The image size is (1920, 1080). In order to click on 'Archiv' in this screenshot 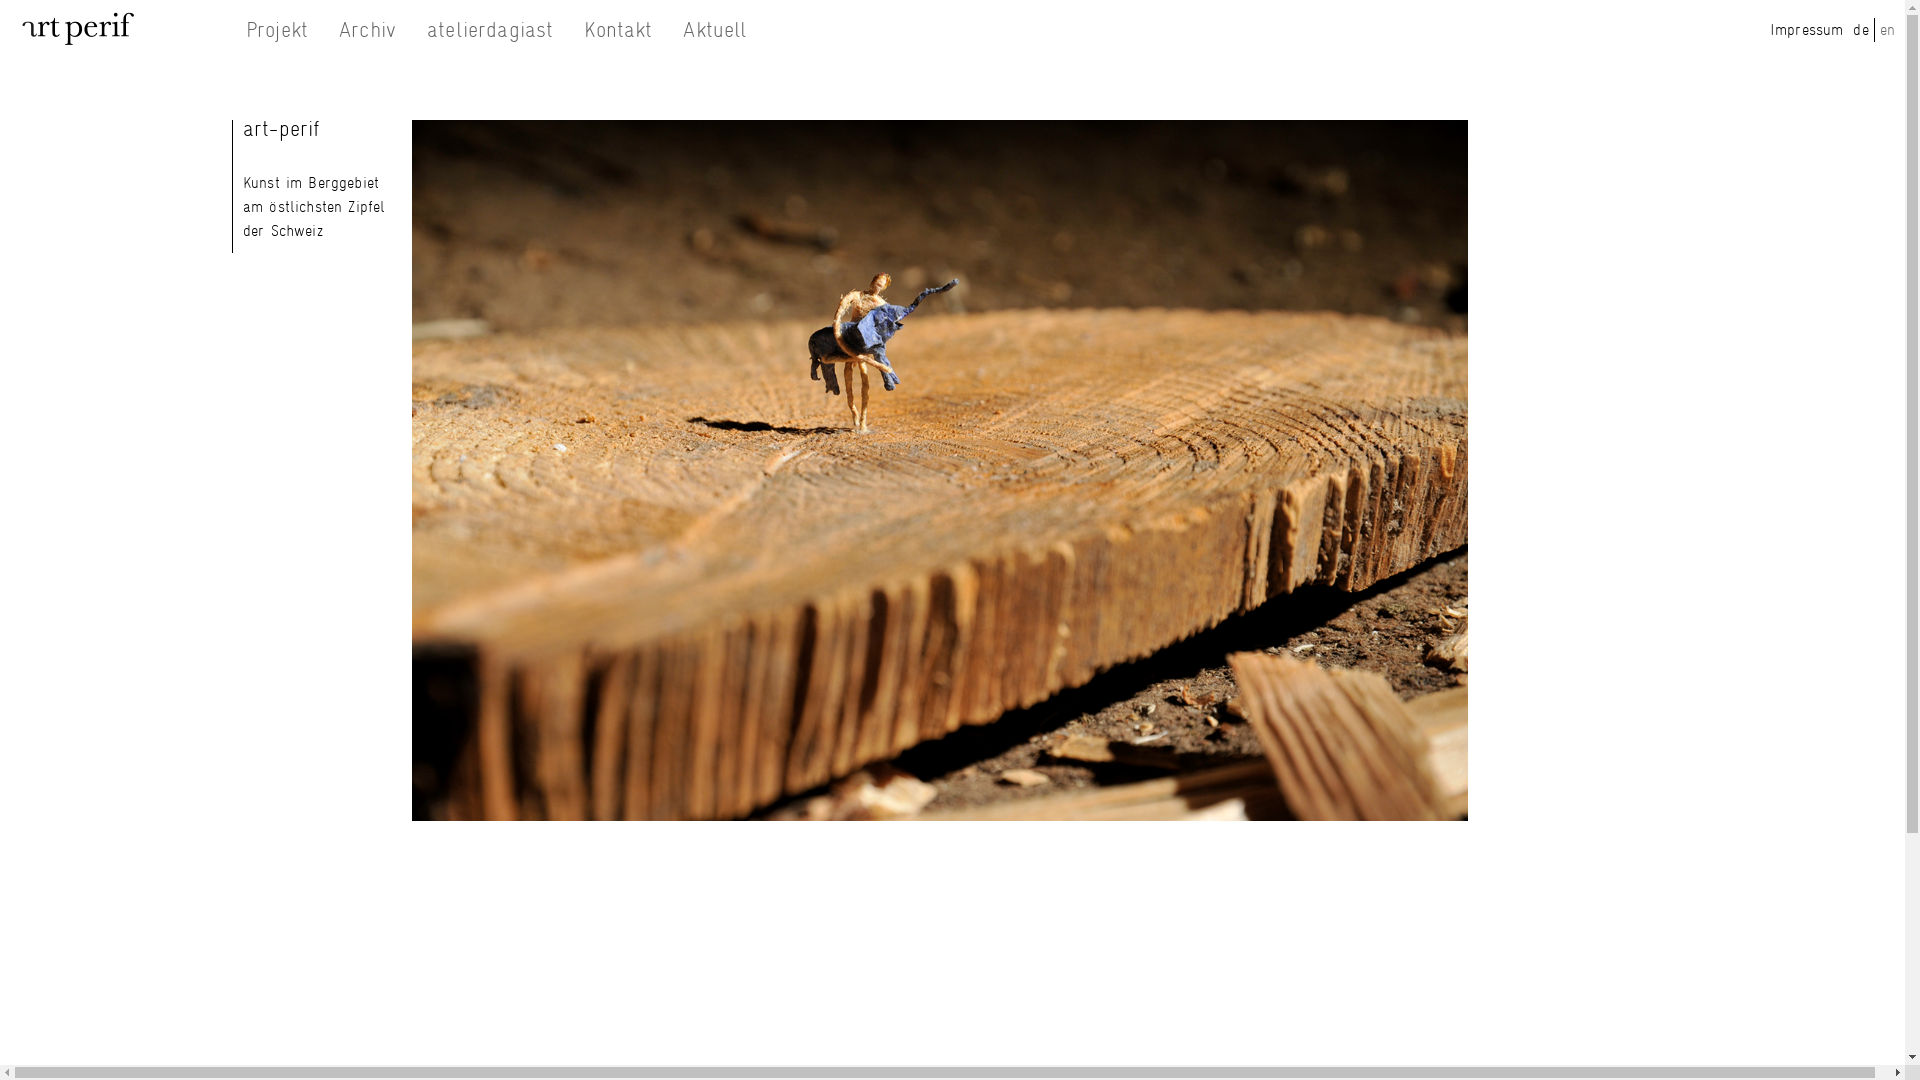, I will do `click(367, 29)`.